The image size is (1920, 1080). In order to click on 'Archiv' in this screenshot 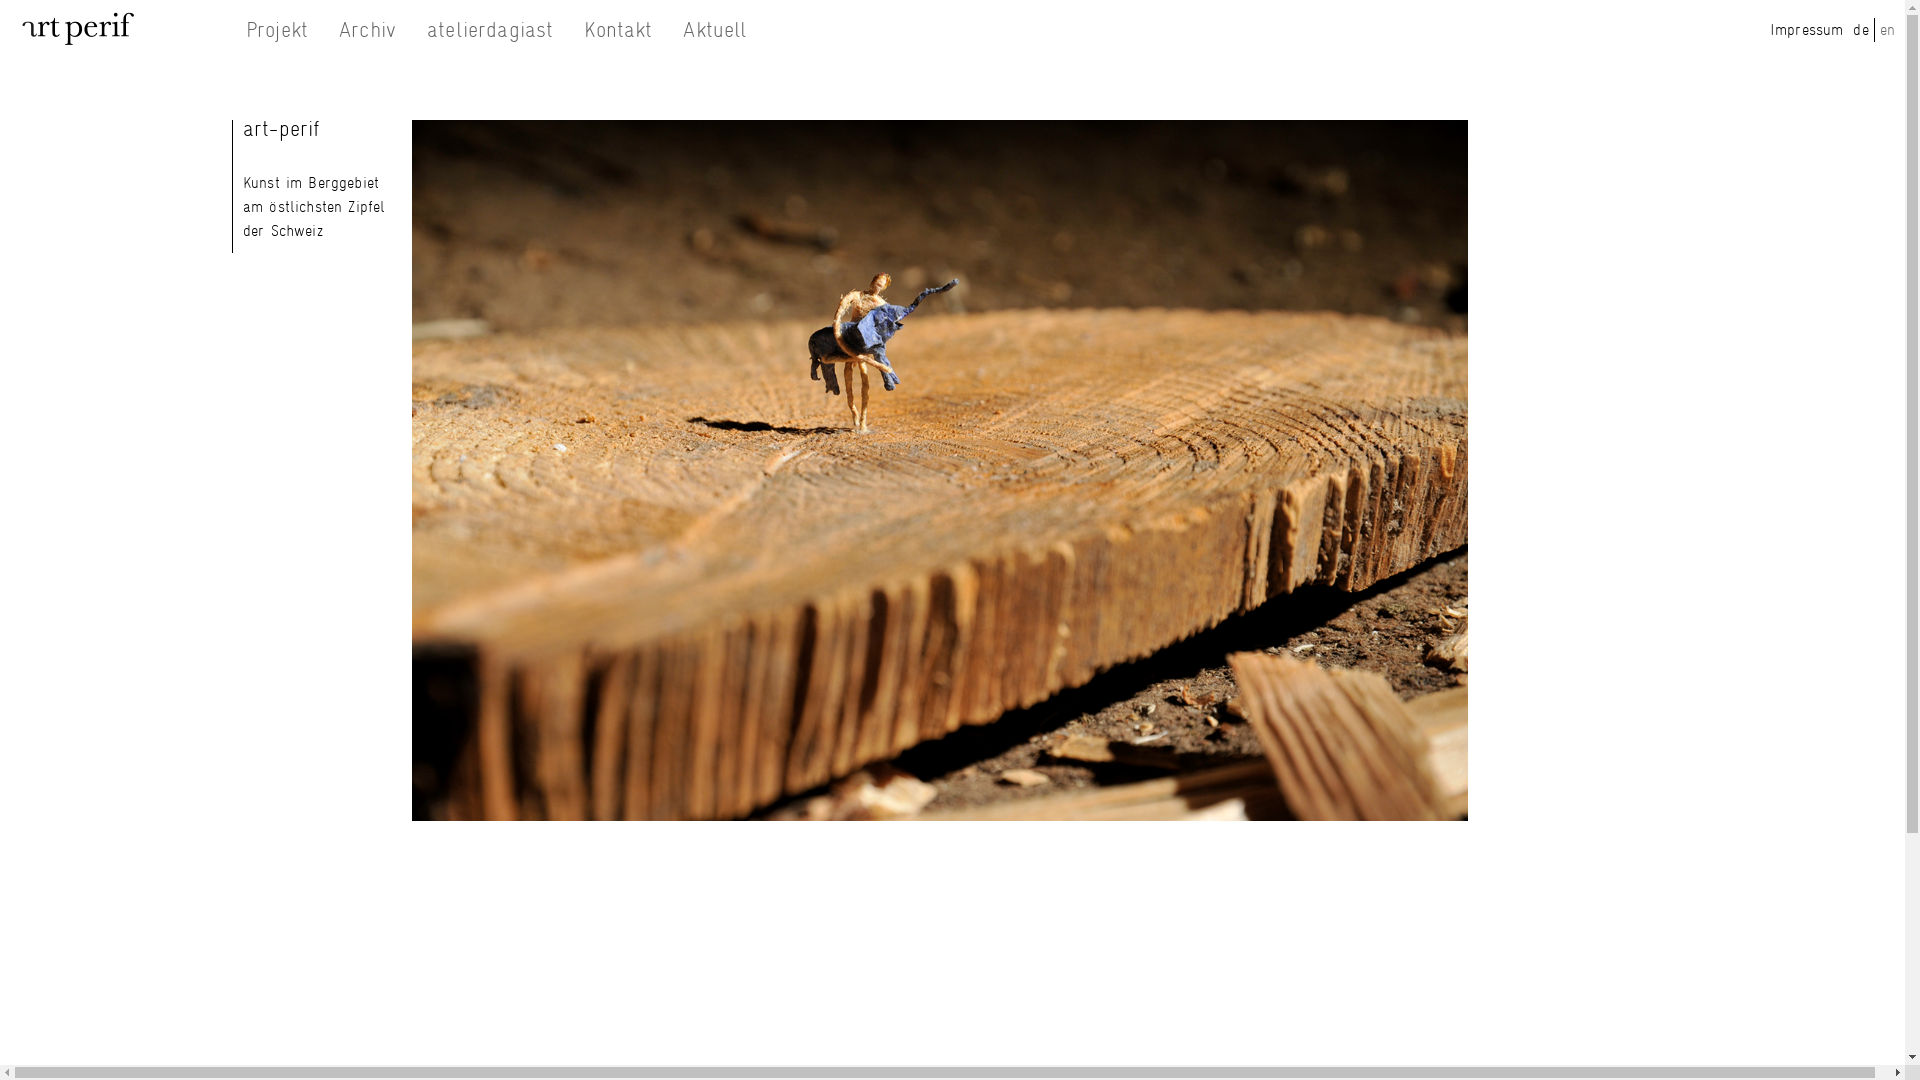, I will do `click(367, 29)`.